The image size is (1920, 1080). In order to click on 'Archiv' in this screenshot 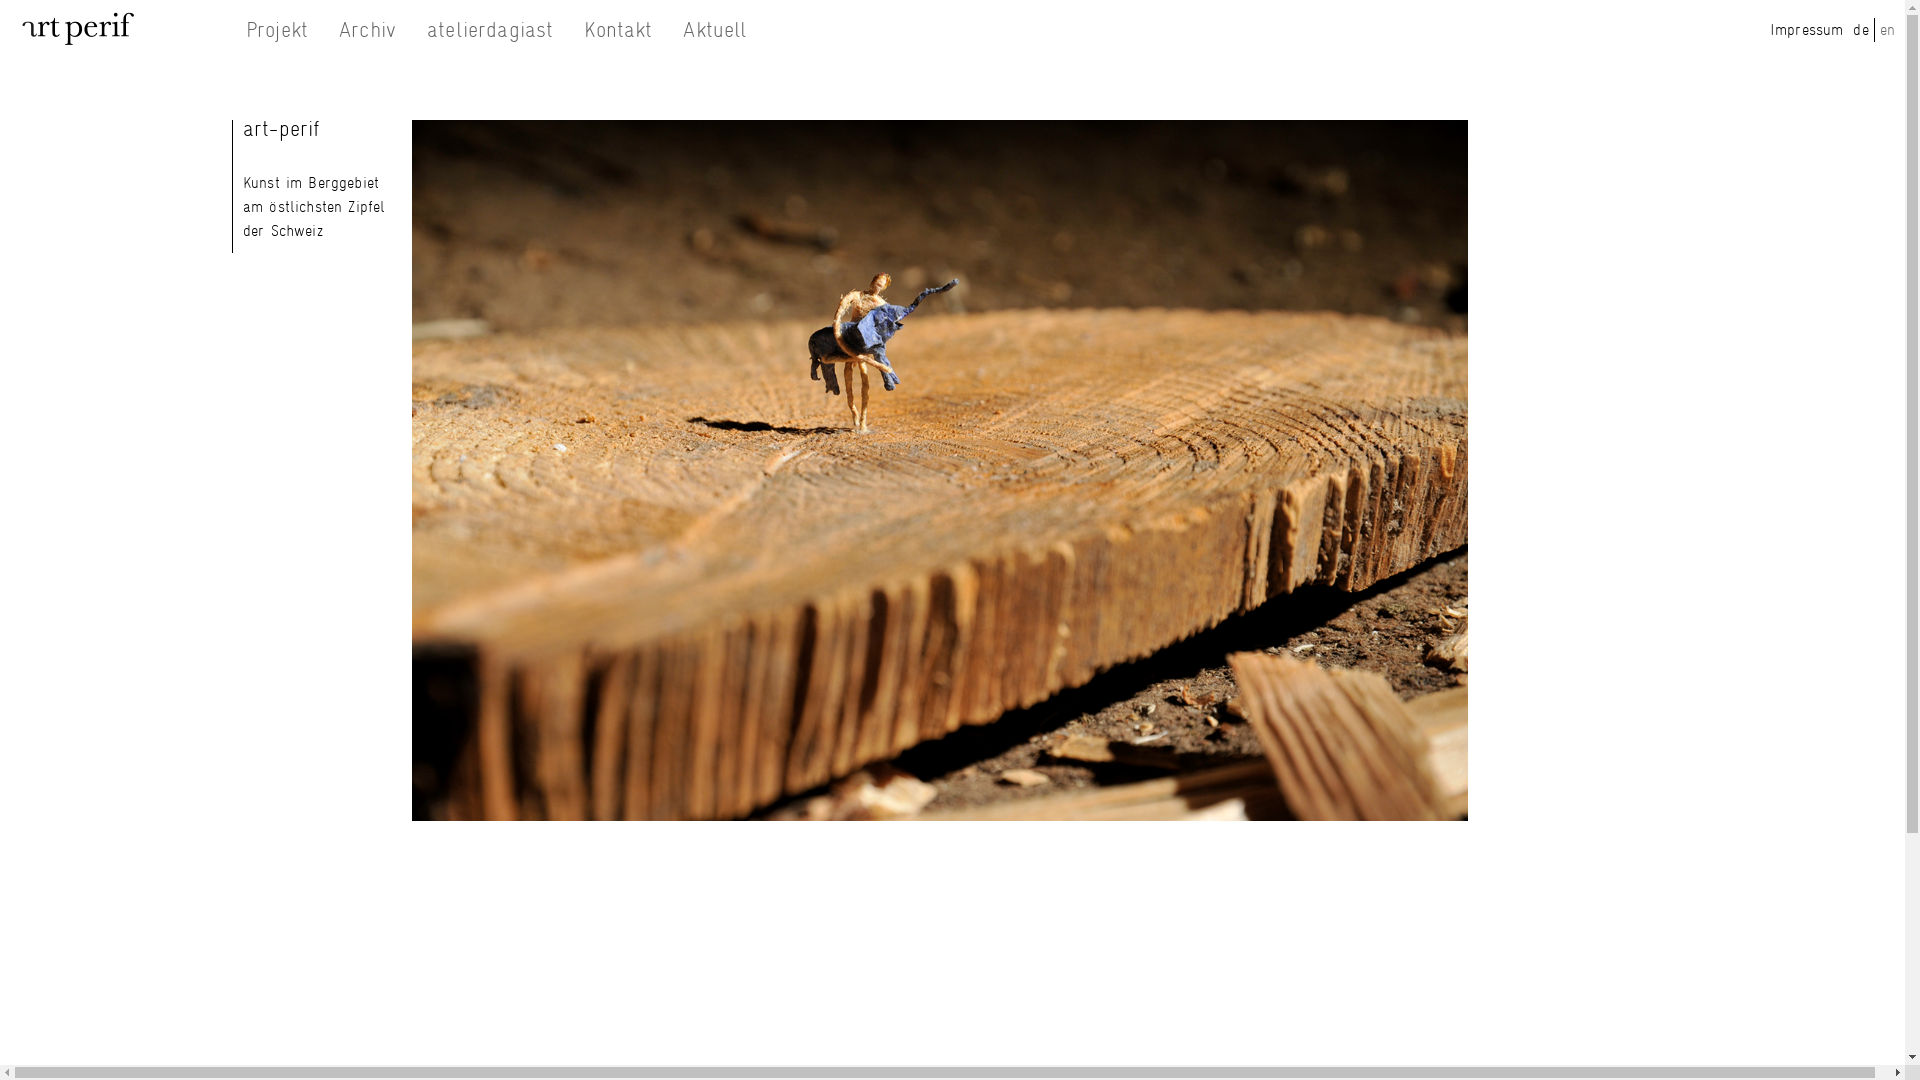, I will do `click(367, 29)`.